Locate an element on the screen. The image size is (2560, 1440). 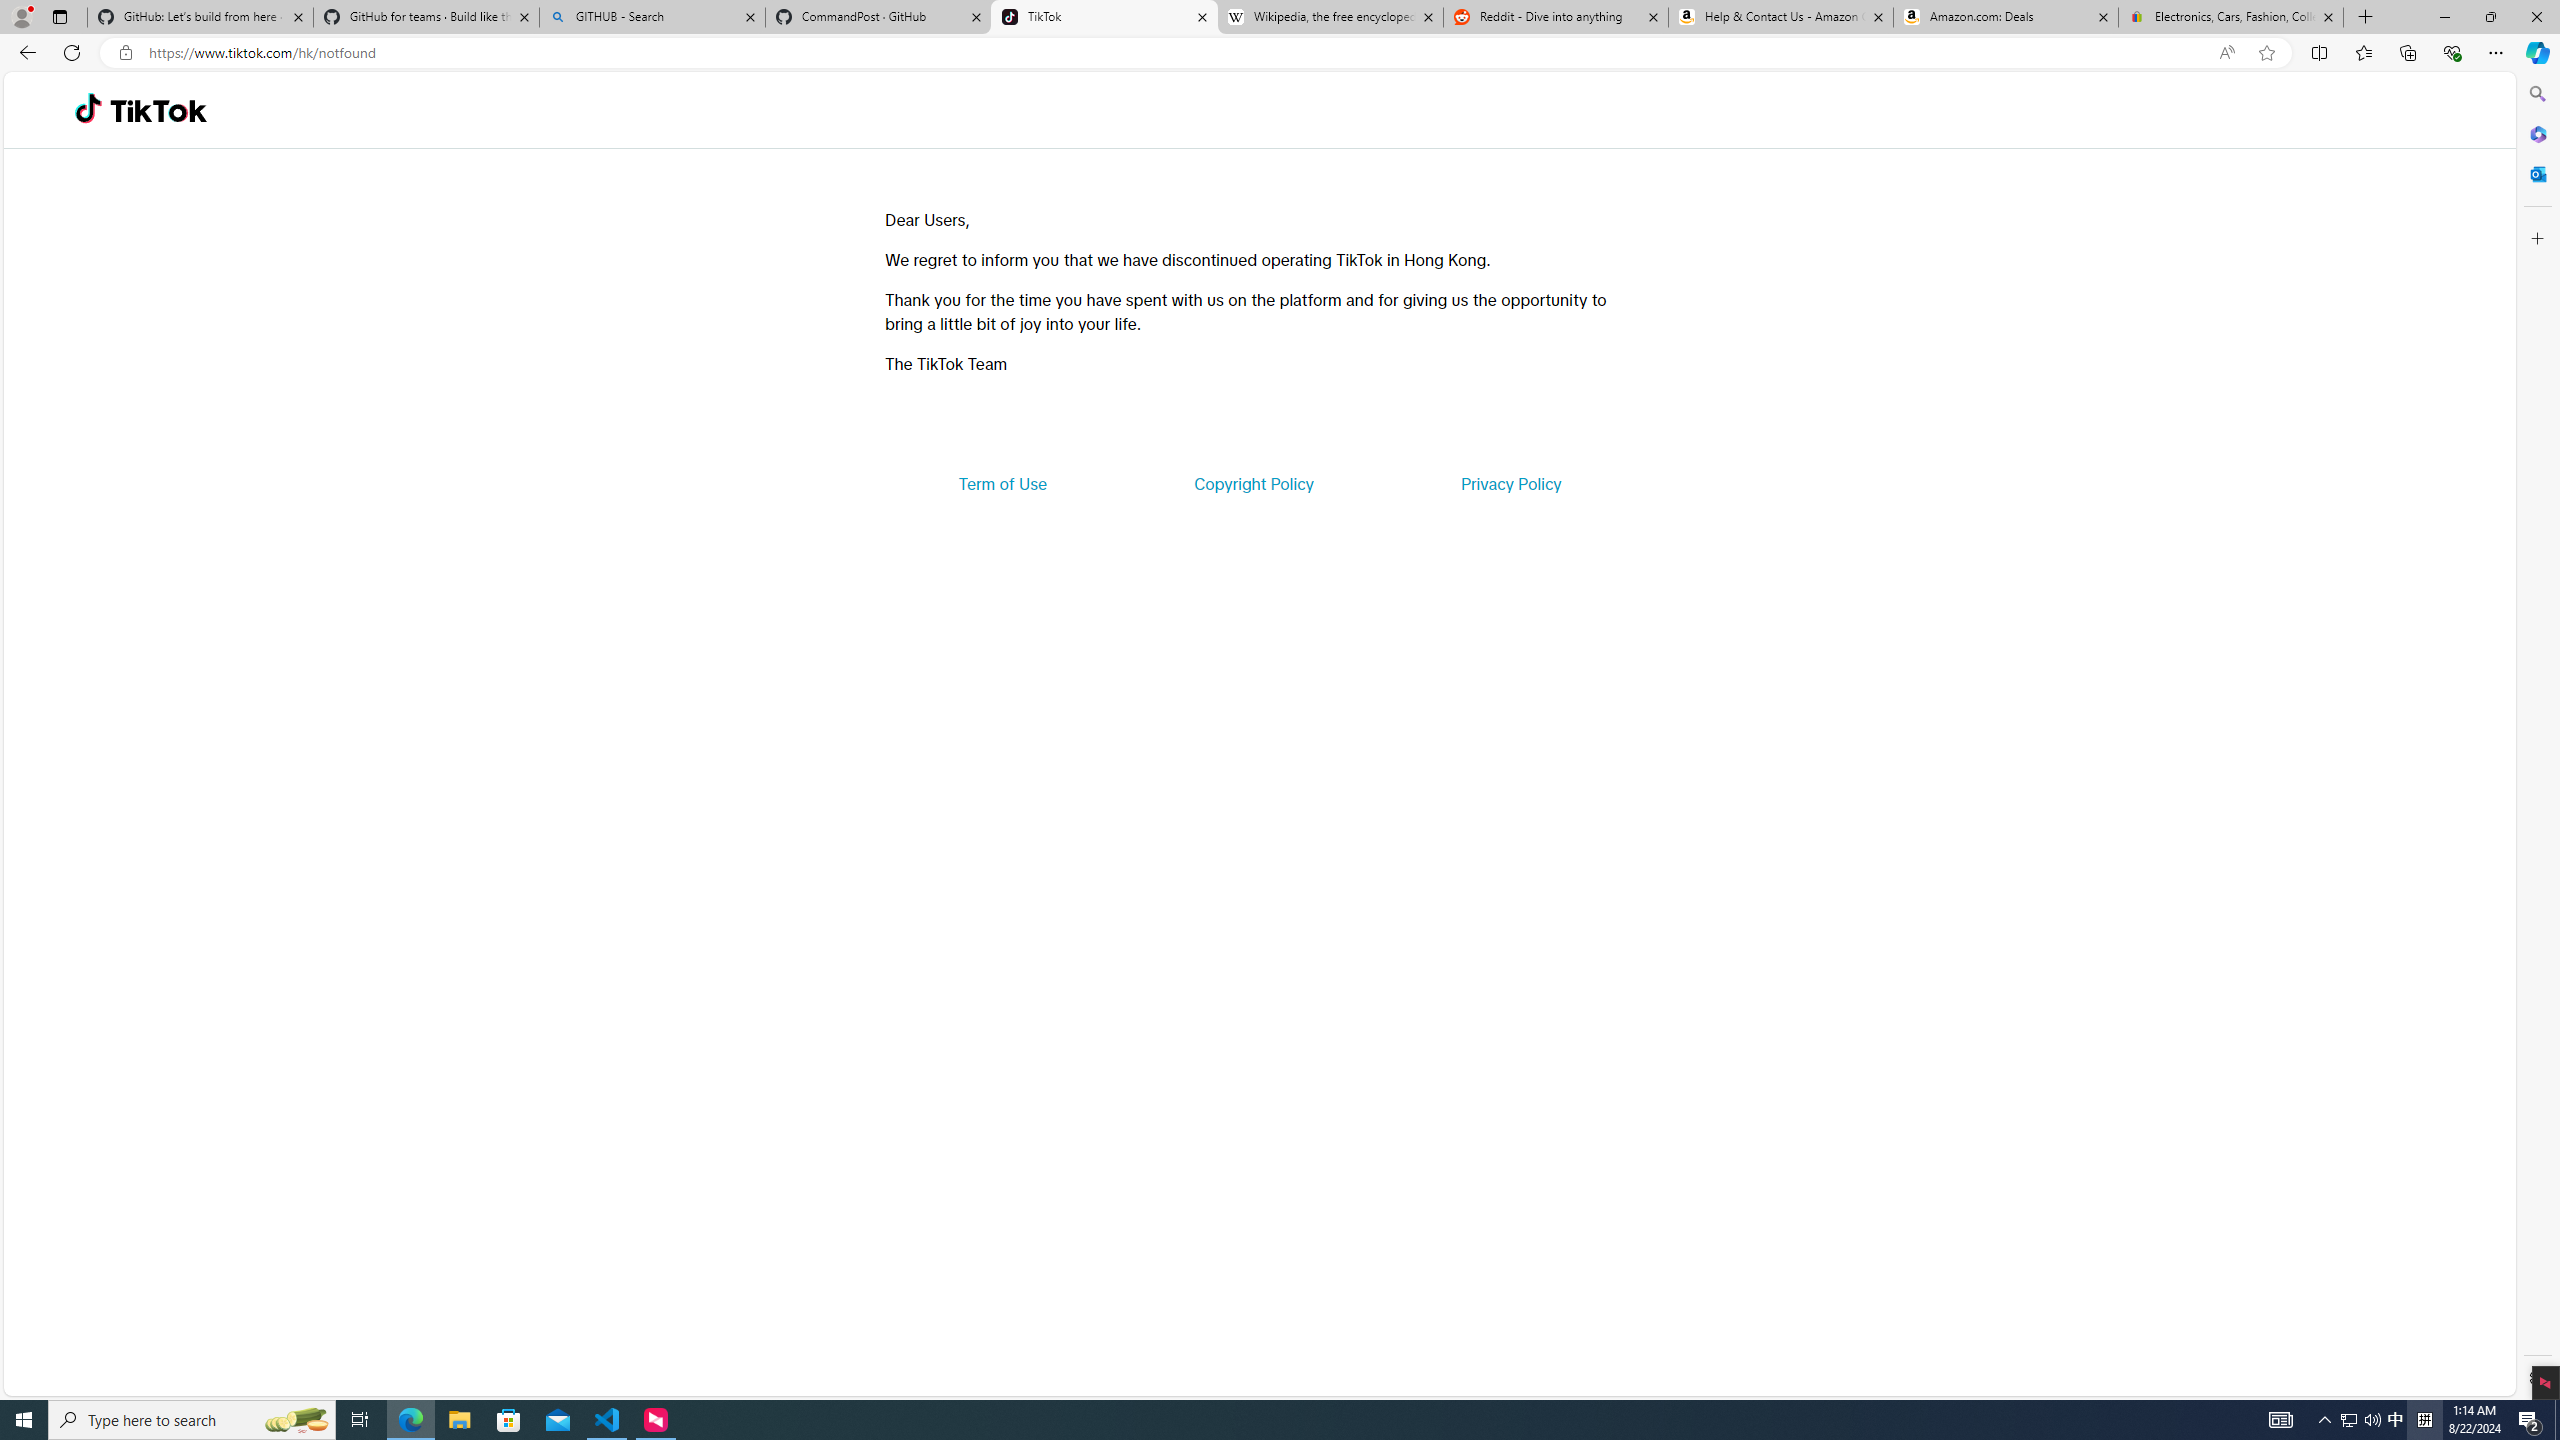
'Electronics, Cars, Fashion, Collectibles & More | eBay' is located at coordinates (2230, 16).